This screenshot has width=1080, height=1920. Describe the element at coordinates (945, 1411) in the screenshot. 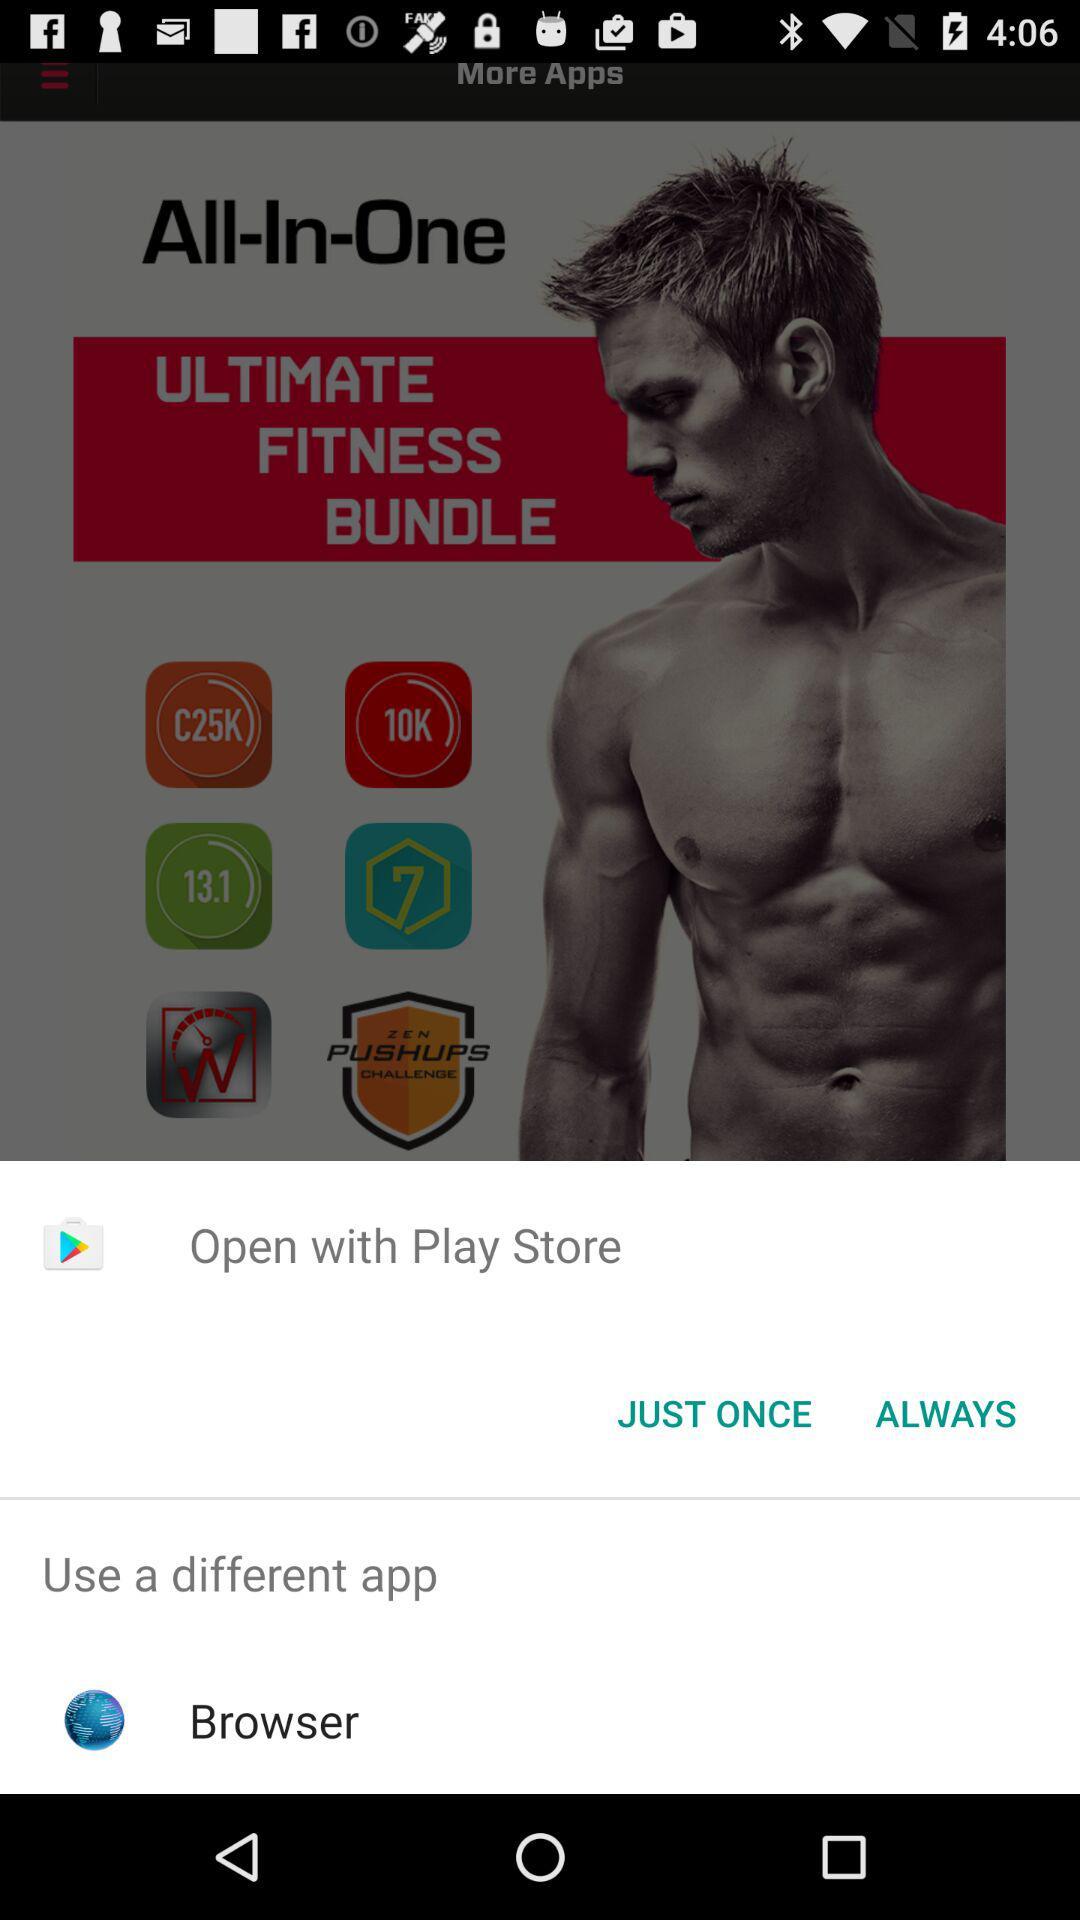

I see `the button next to the just once icon` at that location.